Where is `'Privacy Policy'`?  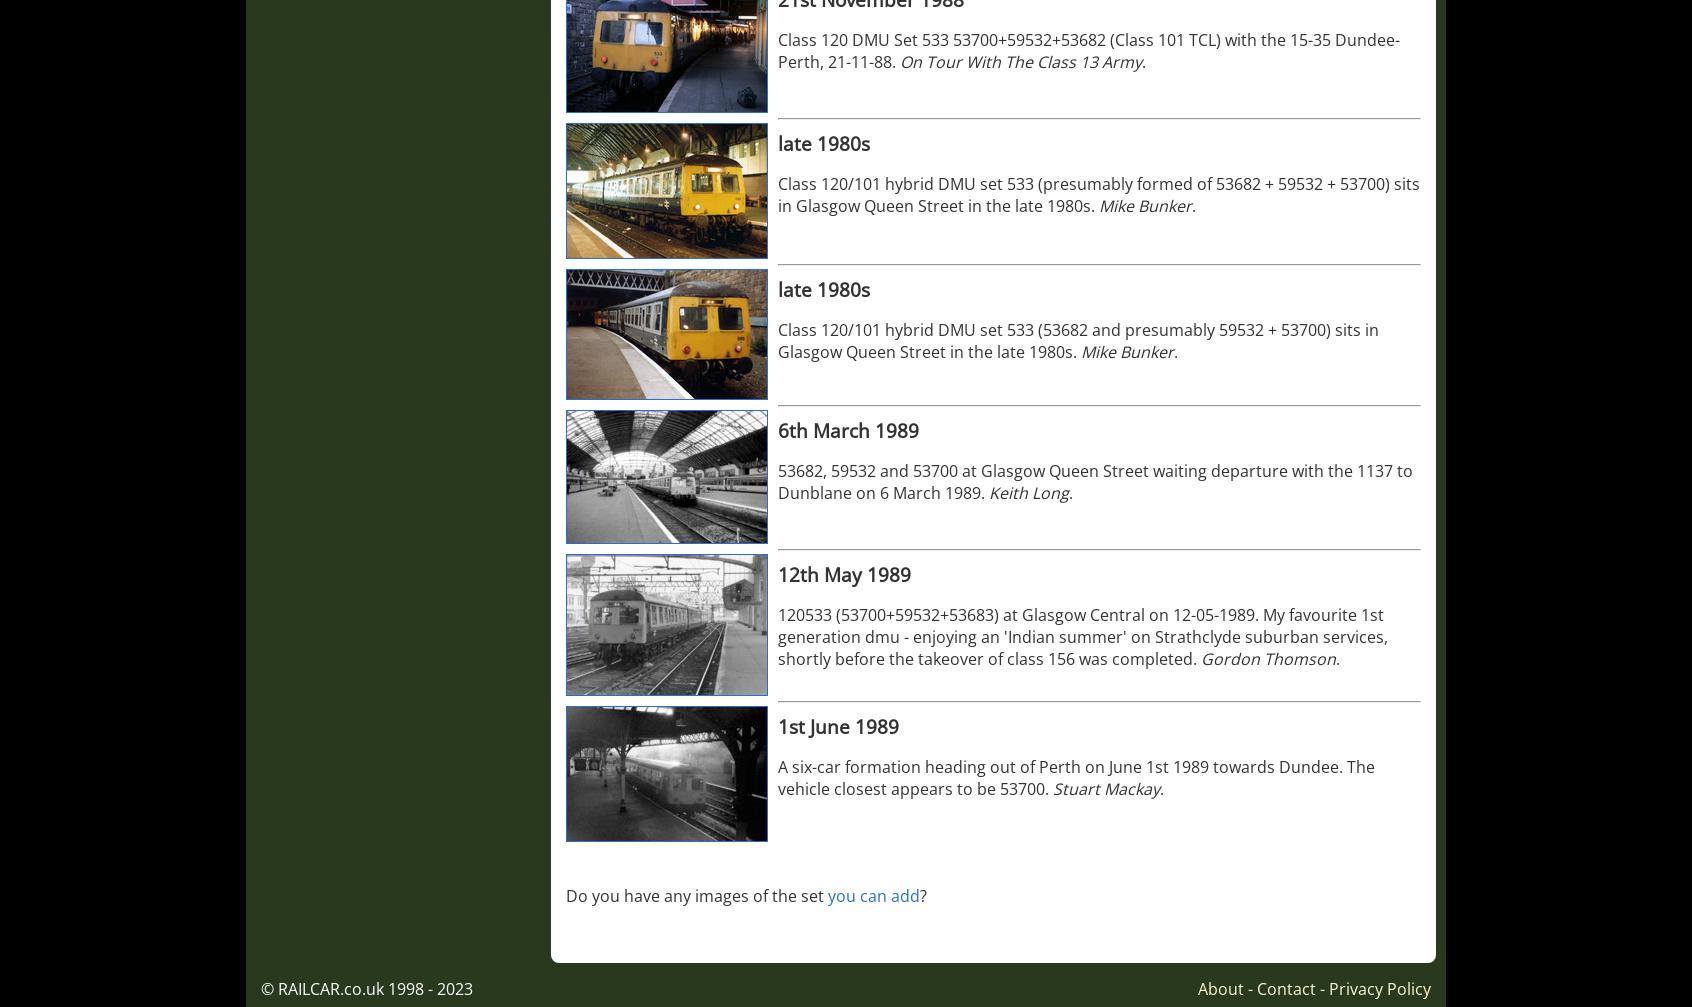
'Privacy Policy' is located at coordinates (1379, 987).